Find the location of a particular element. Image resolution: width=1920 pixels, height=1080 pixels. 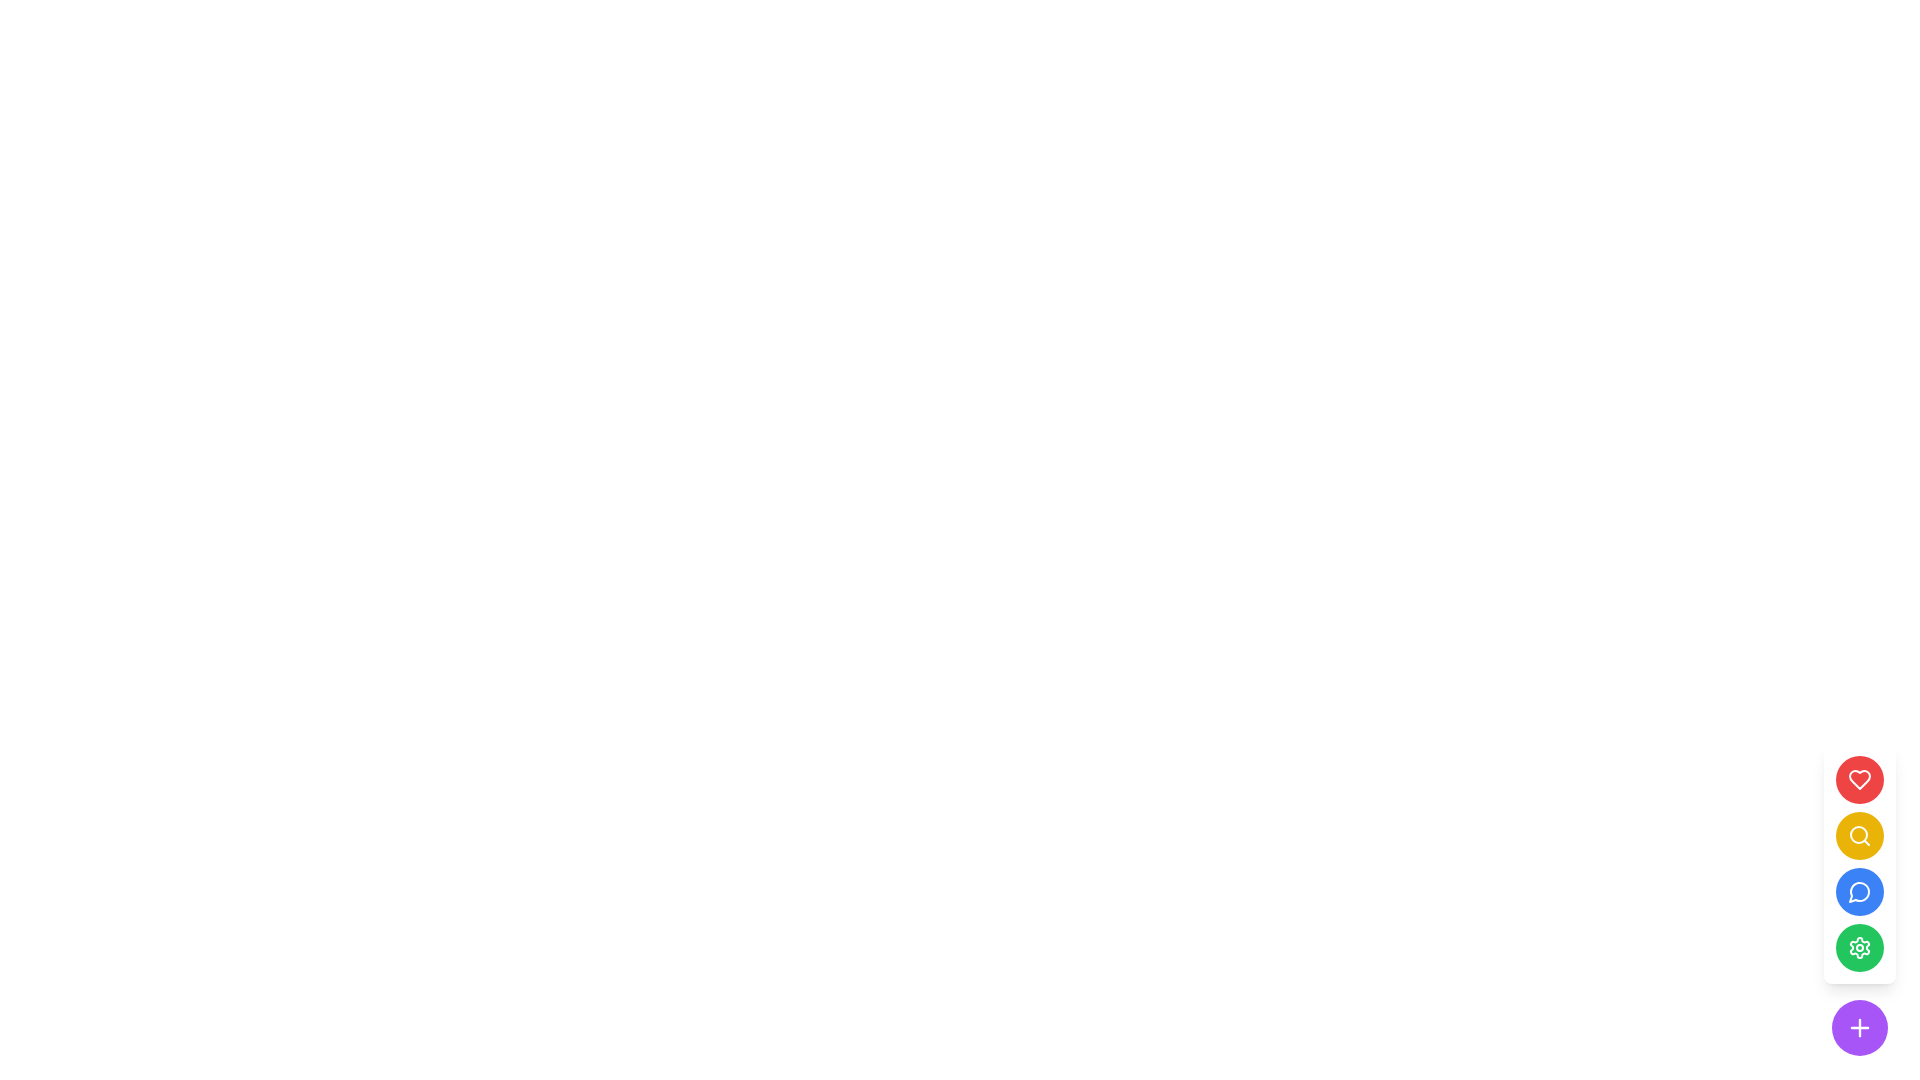

the SVG '+' icon located at the bottom right corner of the interface to potentially see a tooltip is located at coordinates (1859, 1028).